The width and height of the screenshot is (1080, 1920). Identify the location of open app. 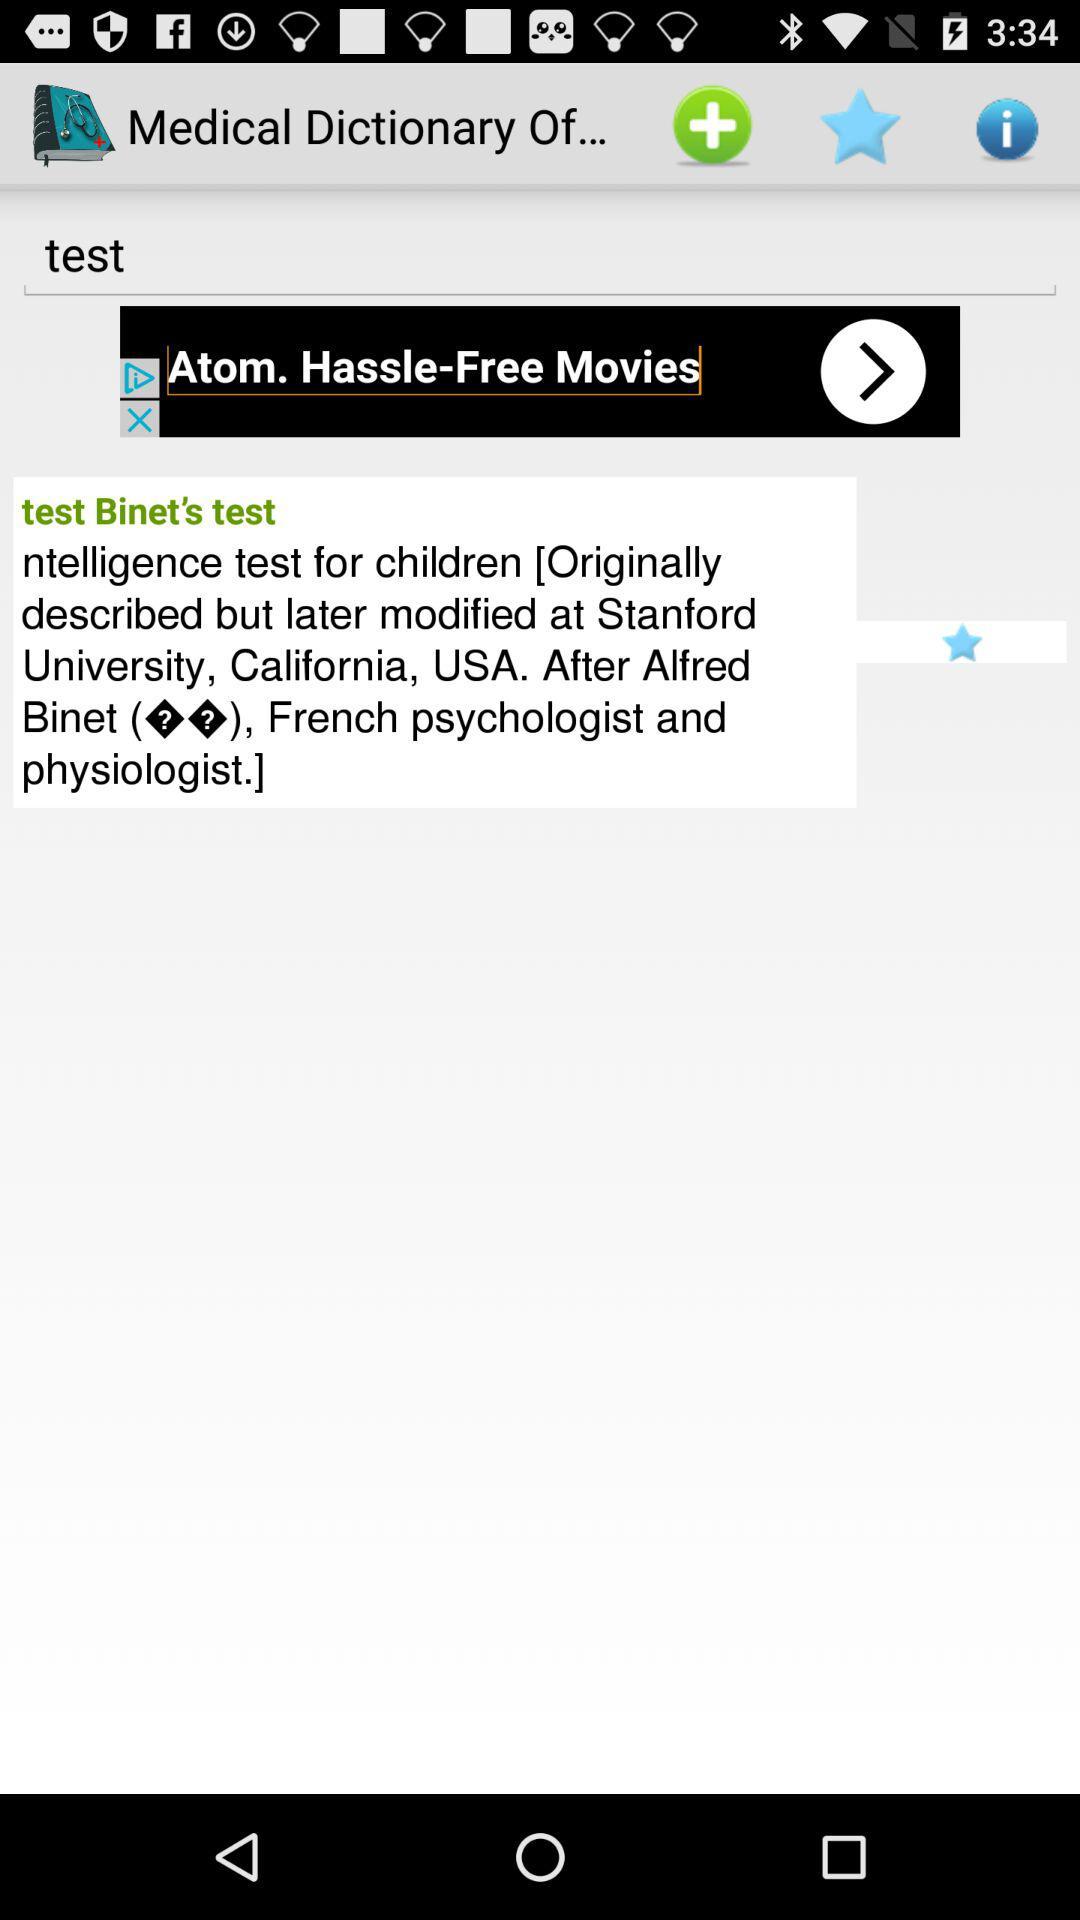
(540, 371).